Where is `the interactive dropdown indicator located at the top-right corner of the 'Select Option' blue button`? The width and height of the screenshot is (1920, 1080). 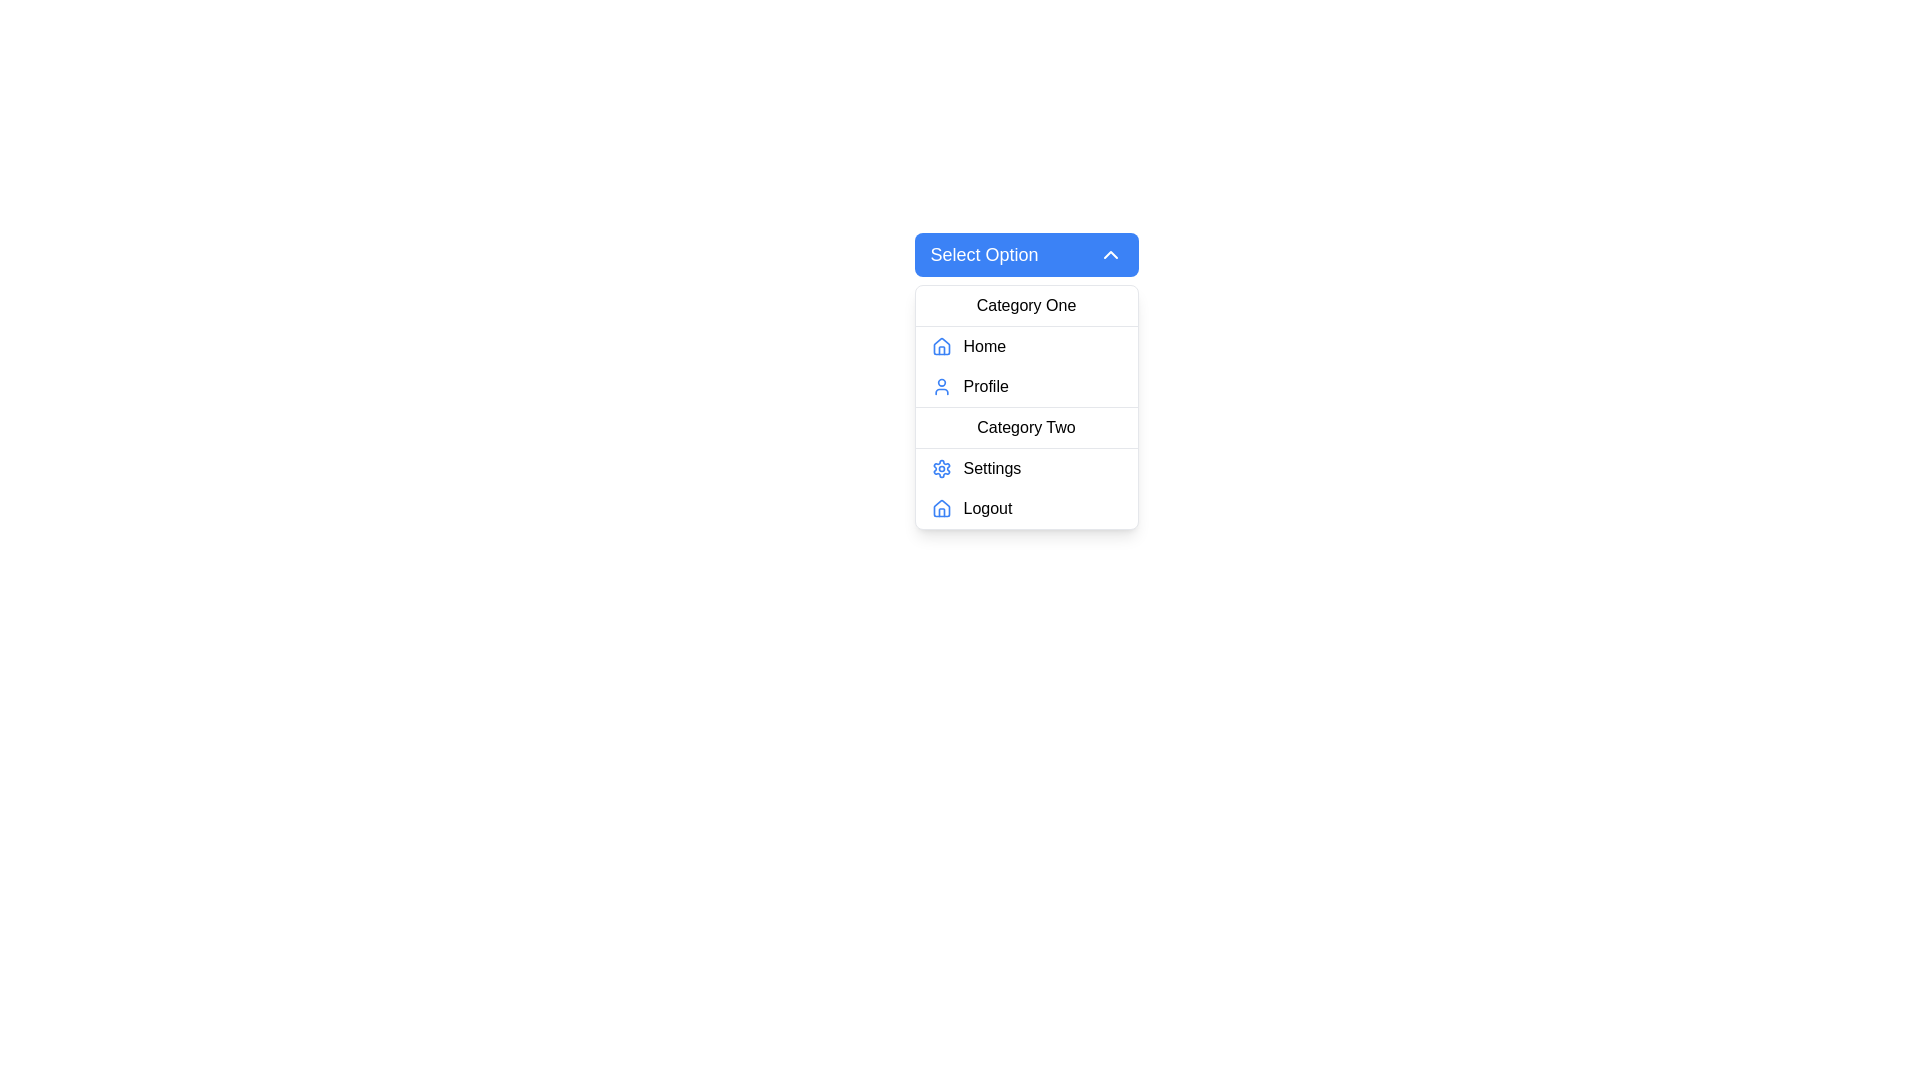
the interactive dropdown indicator located at the top-right corner of the 'Select Option' blue button is located at coordinates (1109, 253).